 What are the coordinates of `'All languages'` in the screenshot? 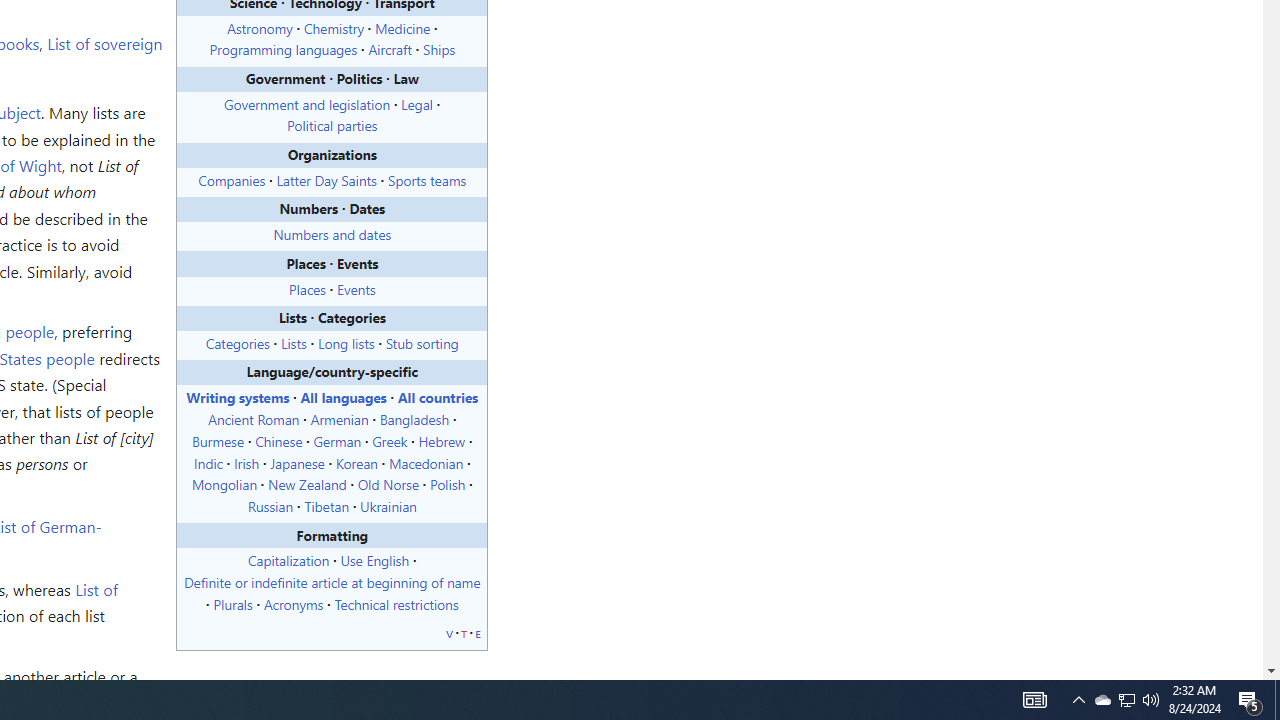 It's located at (343, 397).